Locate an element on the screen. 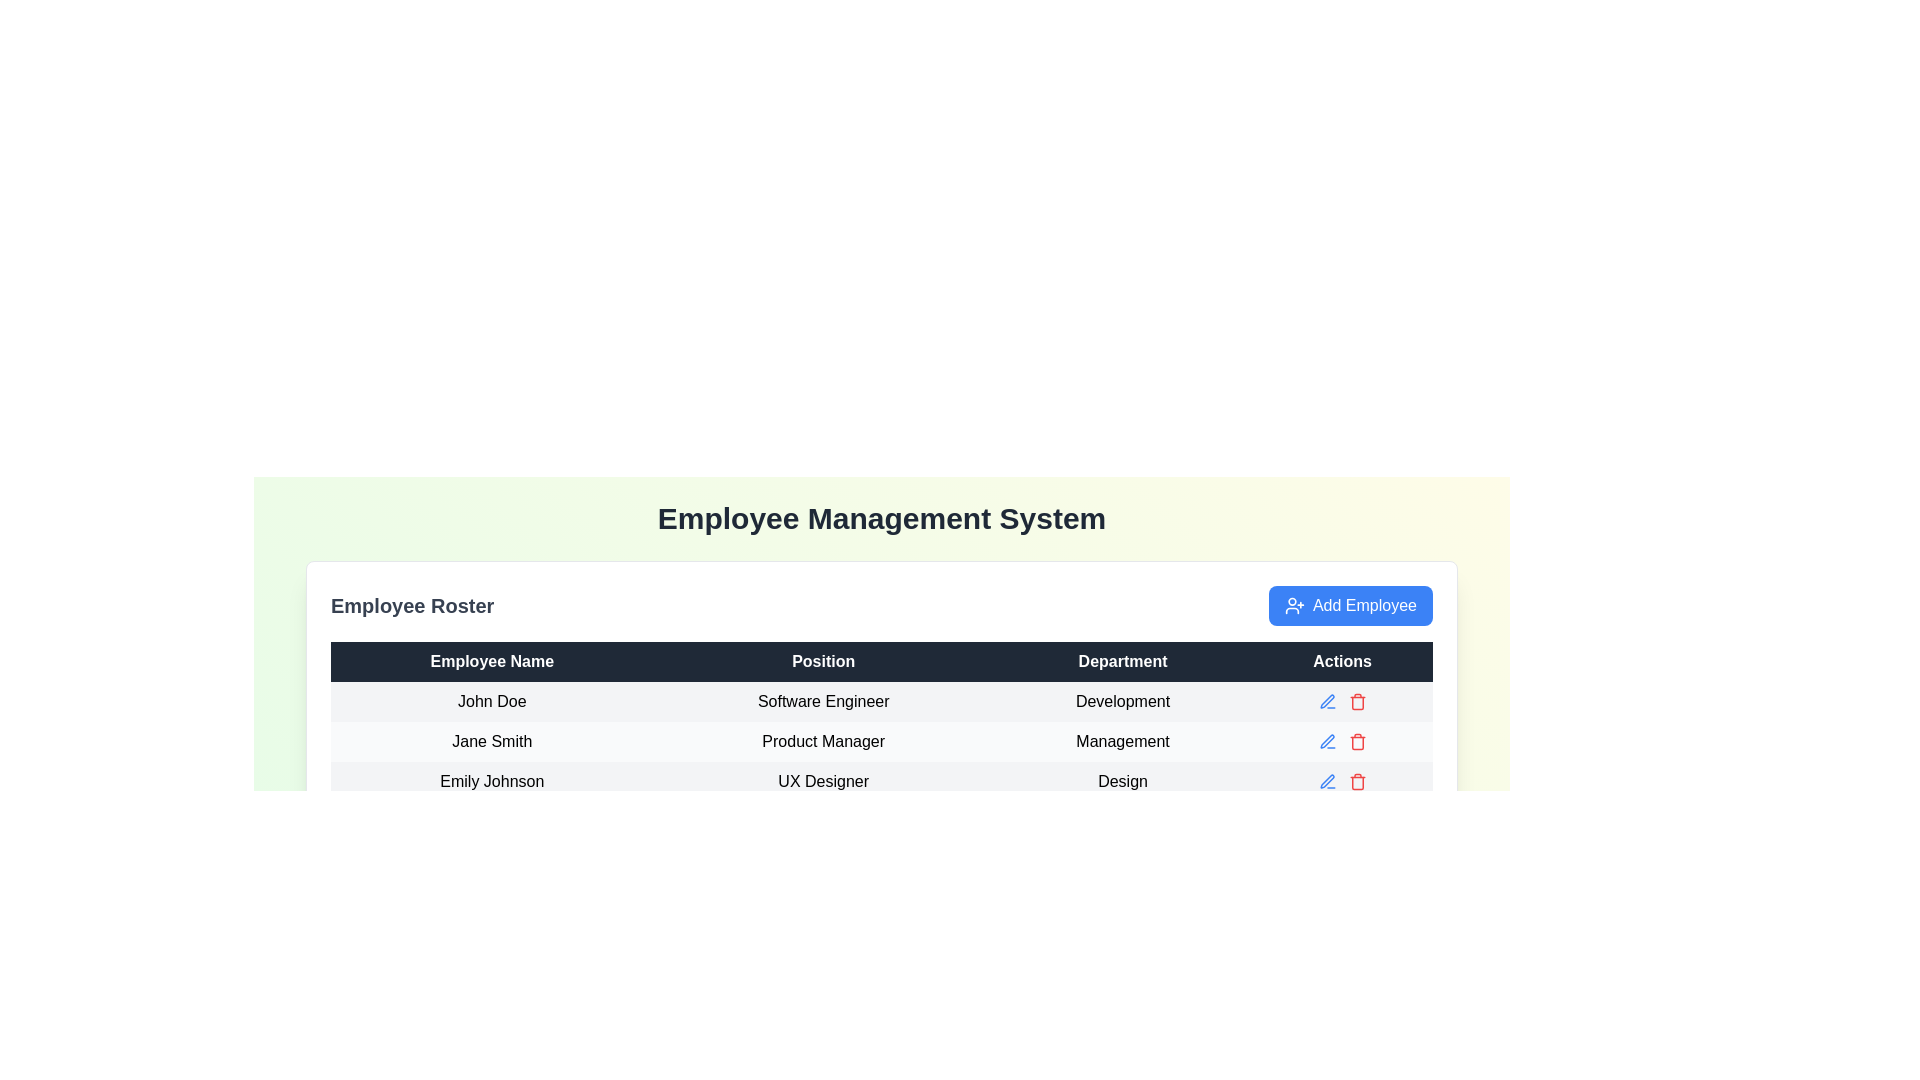 The height and width of the screenshot is (1080, 1920). the 'Add Employee' button located at the top-right of the 'Employee Roster' section is located at coordinates (1350, 604).